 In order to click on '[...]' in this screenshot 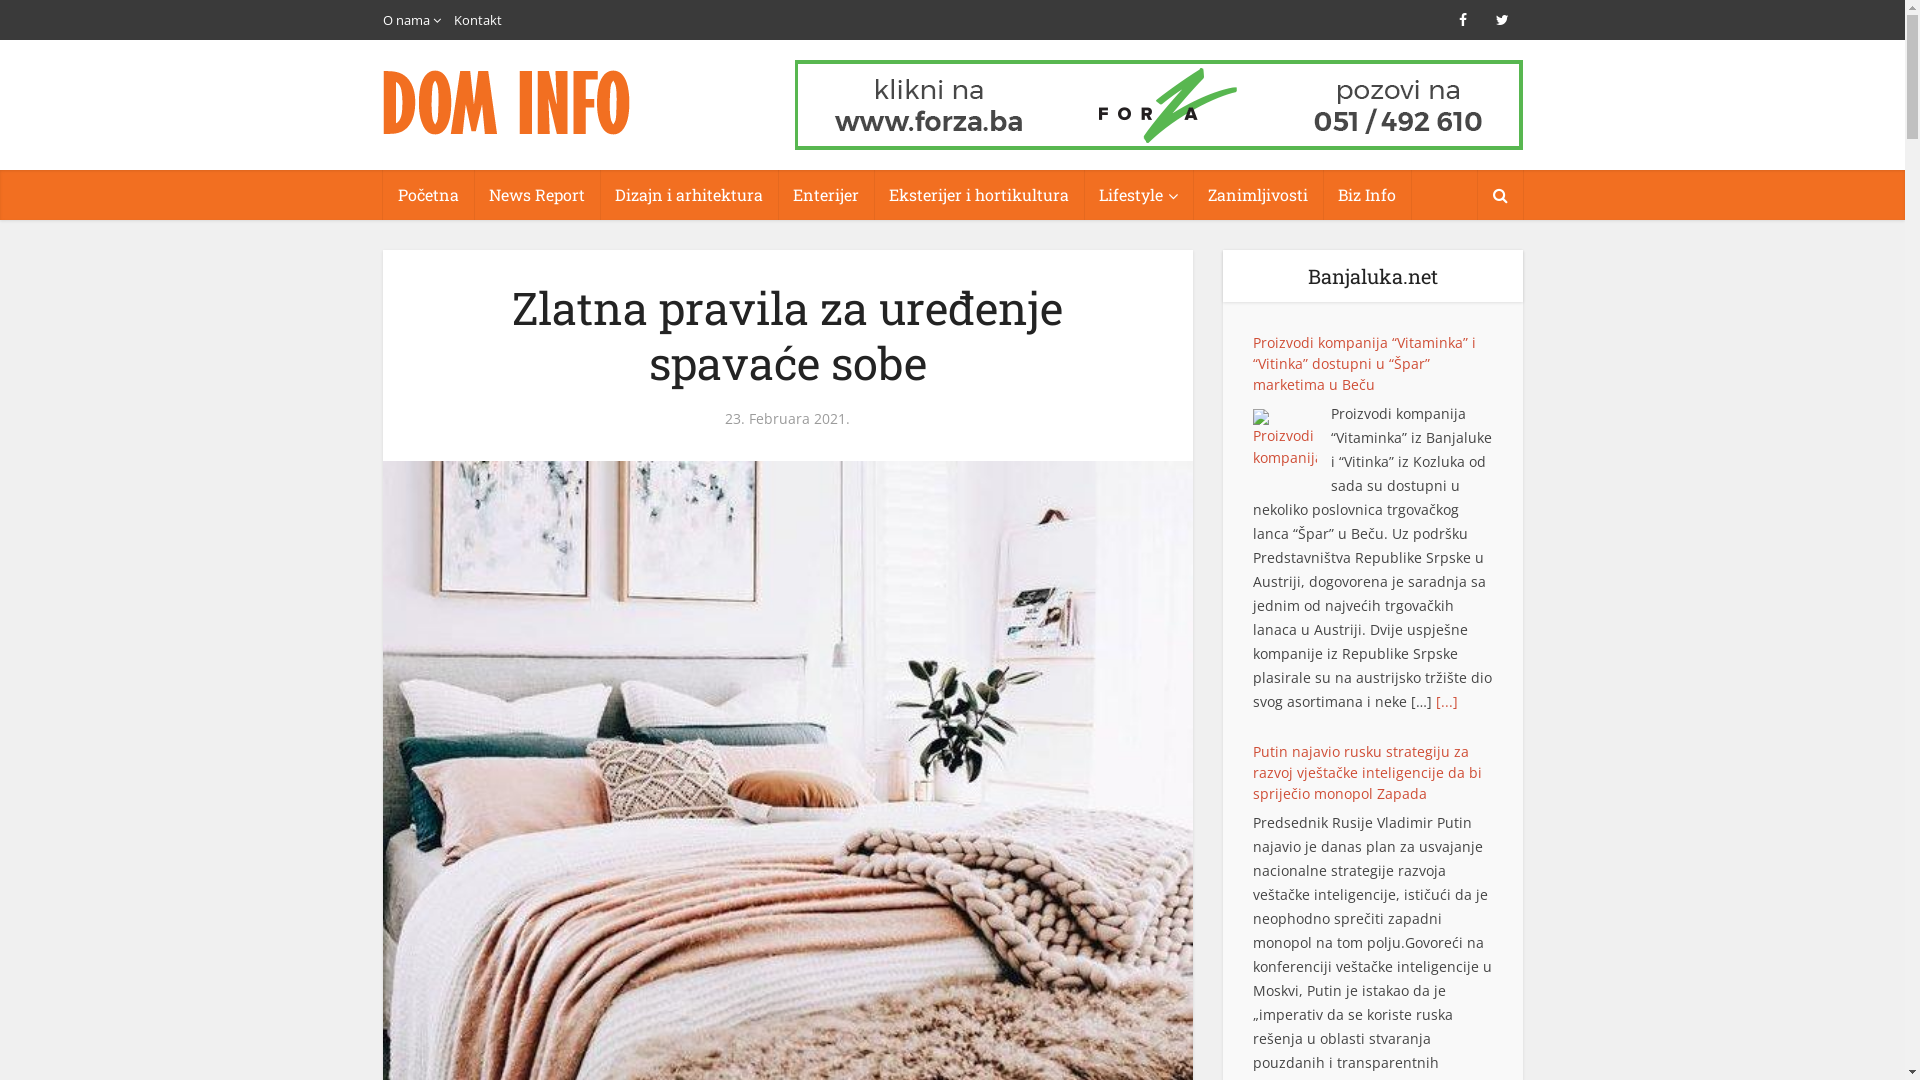, I will do `click(1446, 1040)`.